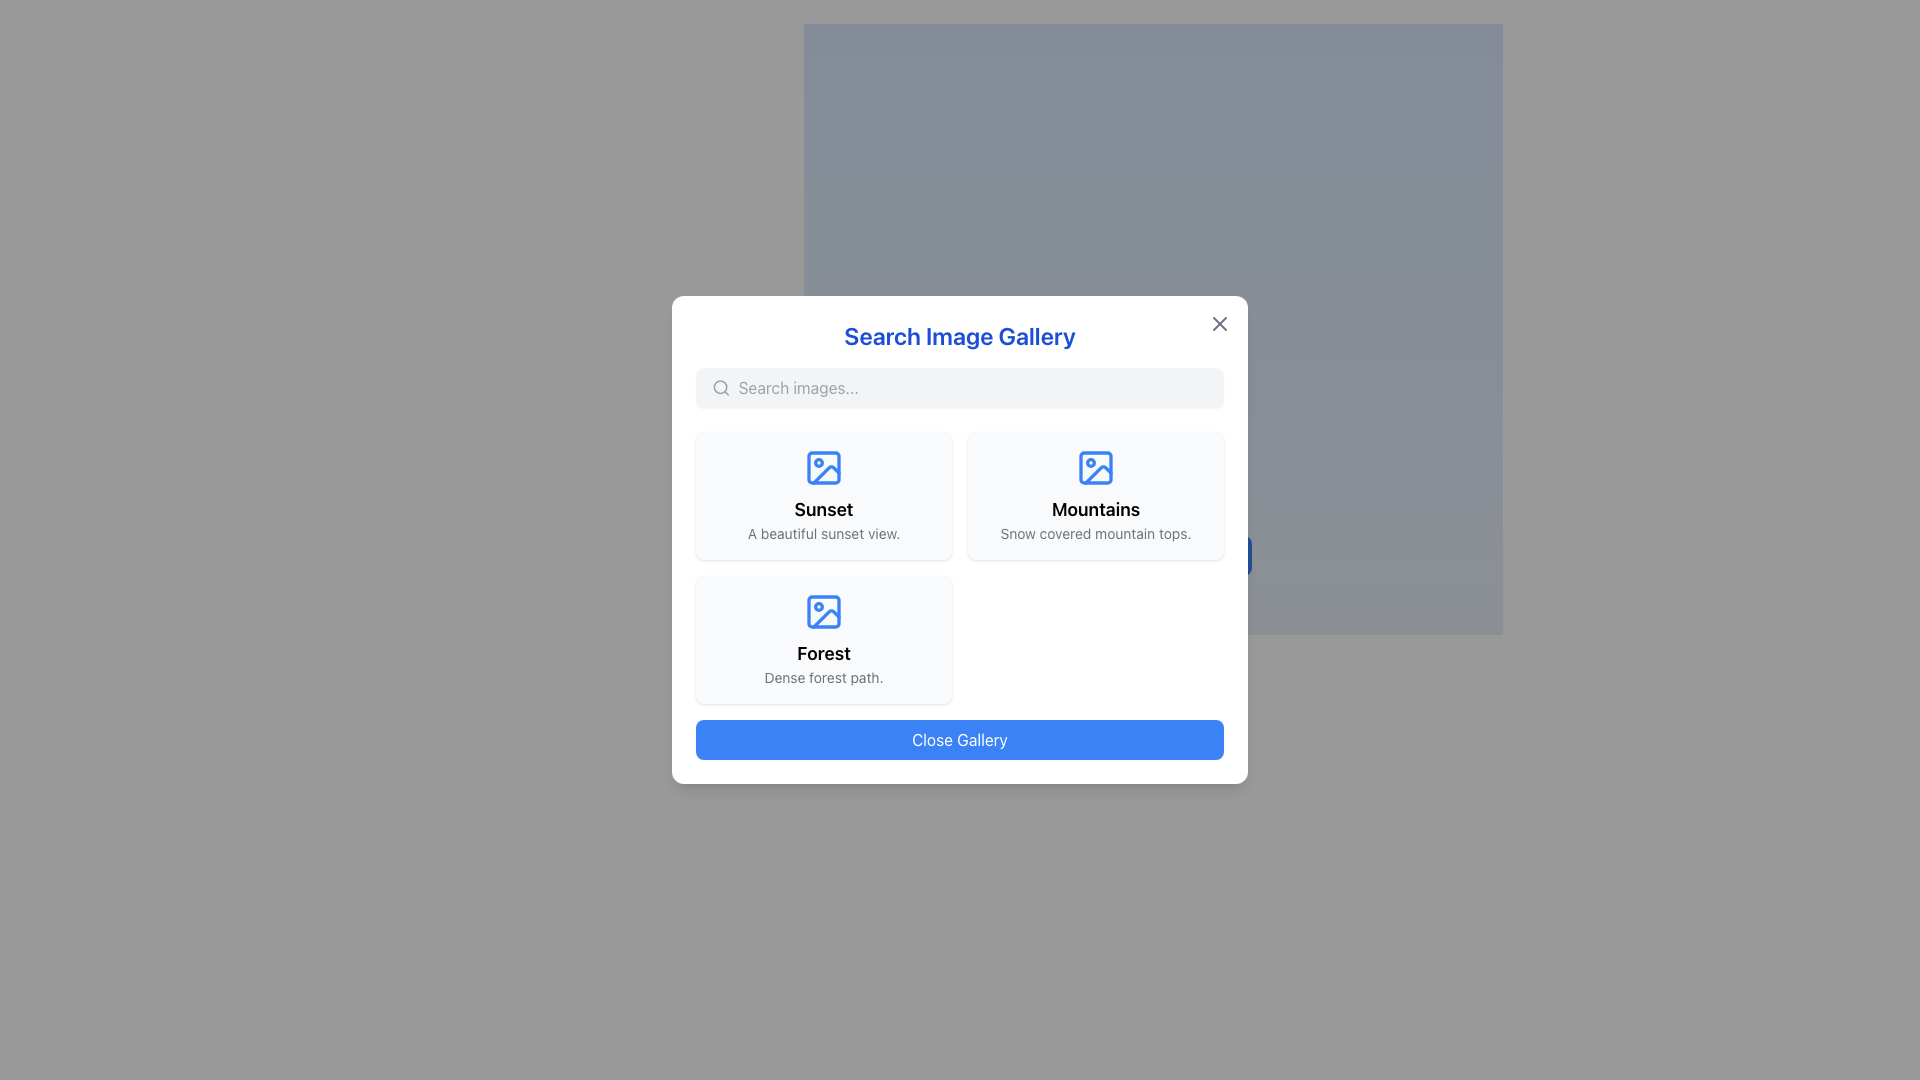 The width and height of the screenshot is (1920, 1080). Describe the element at coordinates (824, 467) in the screenshot. I see `the image icon representing the concept of an image or photo located at the top of the 'Sunset' card in the gallery` at that location.